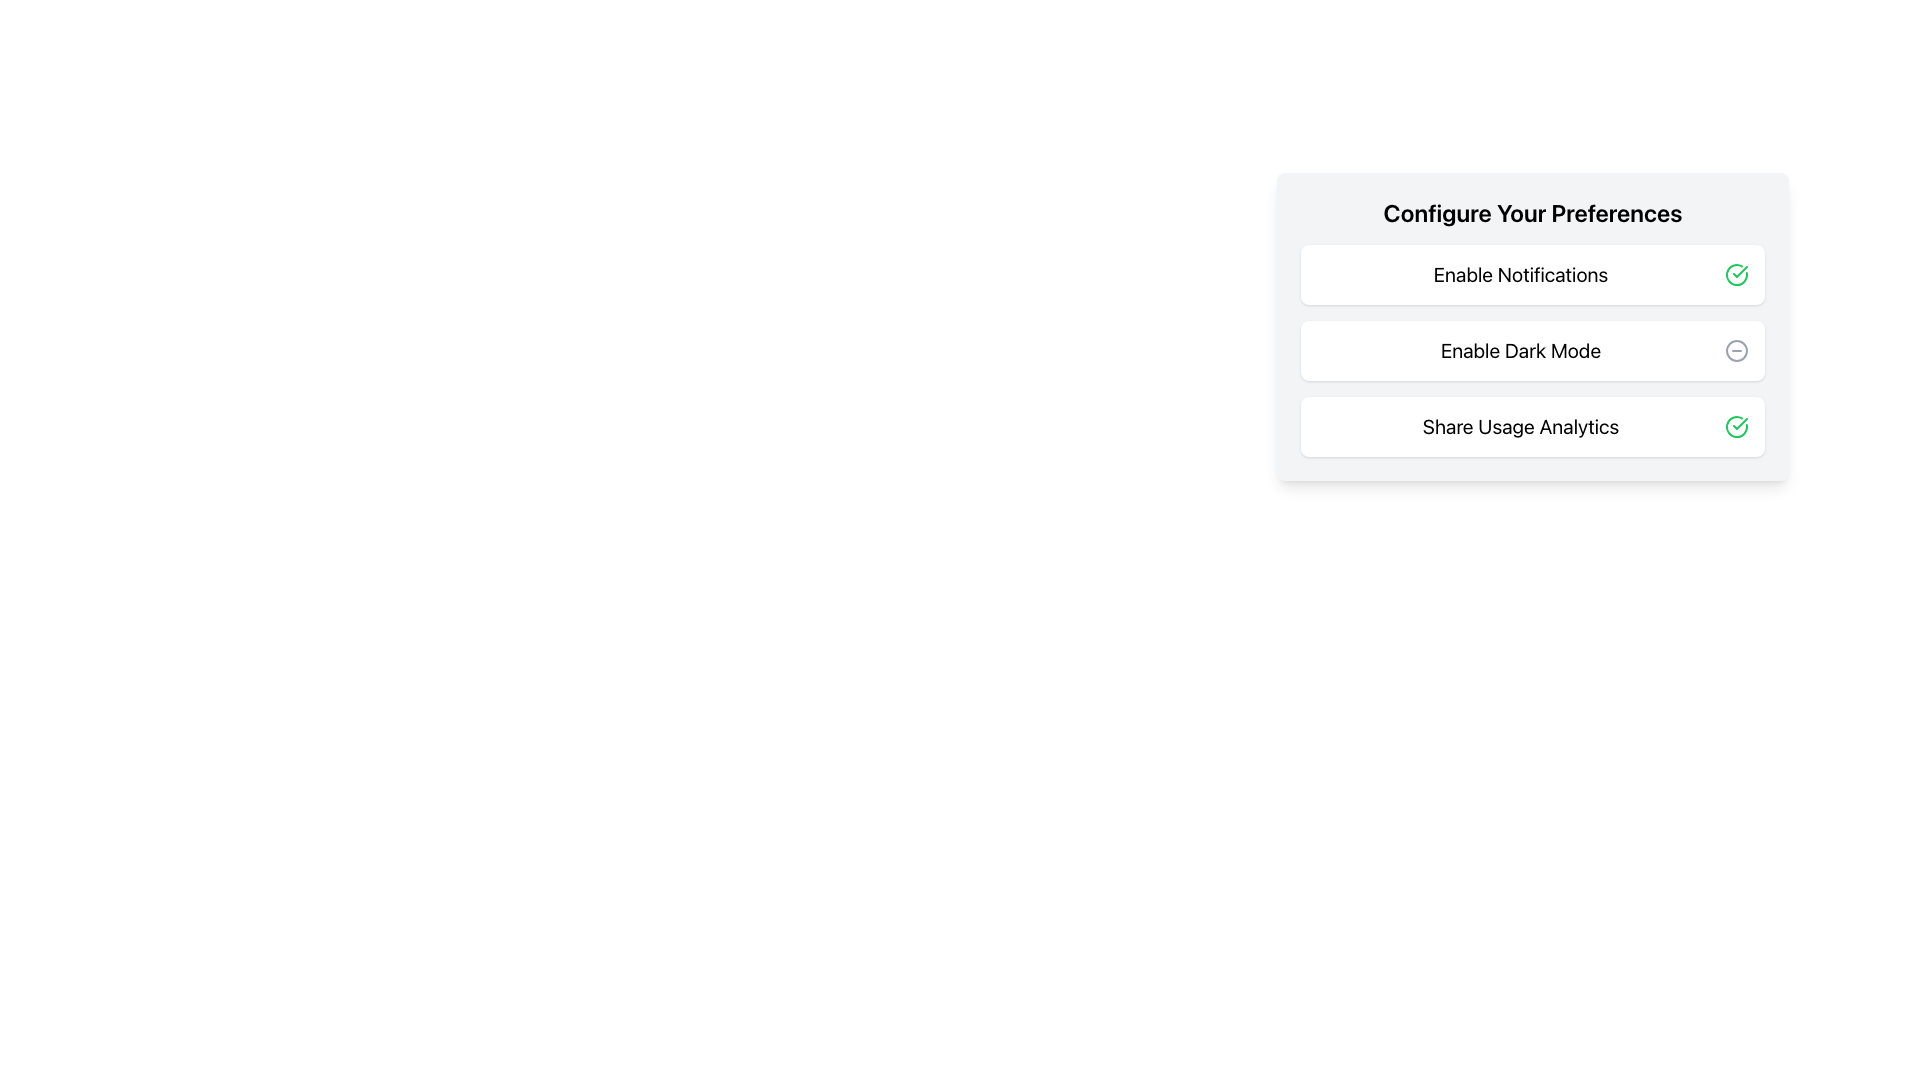 Image resolution: width=1920 pixels, height=1080 pixels. I want to click on the text label for the dark mode configuration option, which is left-aligned in the second row of the vertically stacked list, positioned under 'Enable Notifications' and above 'Share Usage Analytics', so click(1520, 350).